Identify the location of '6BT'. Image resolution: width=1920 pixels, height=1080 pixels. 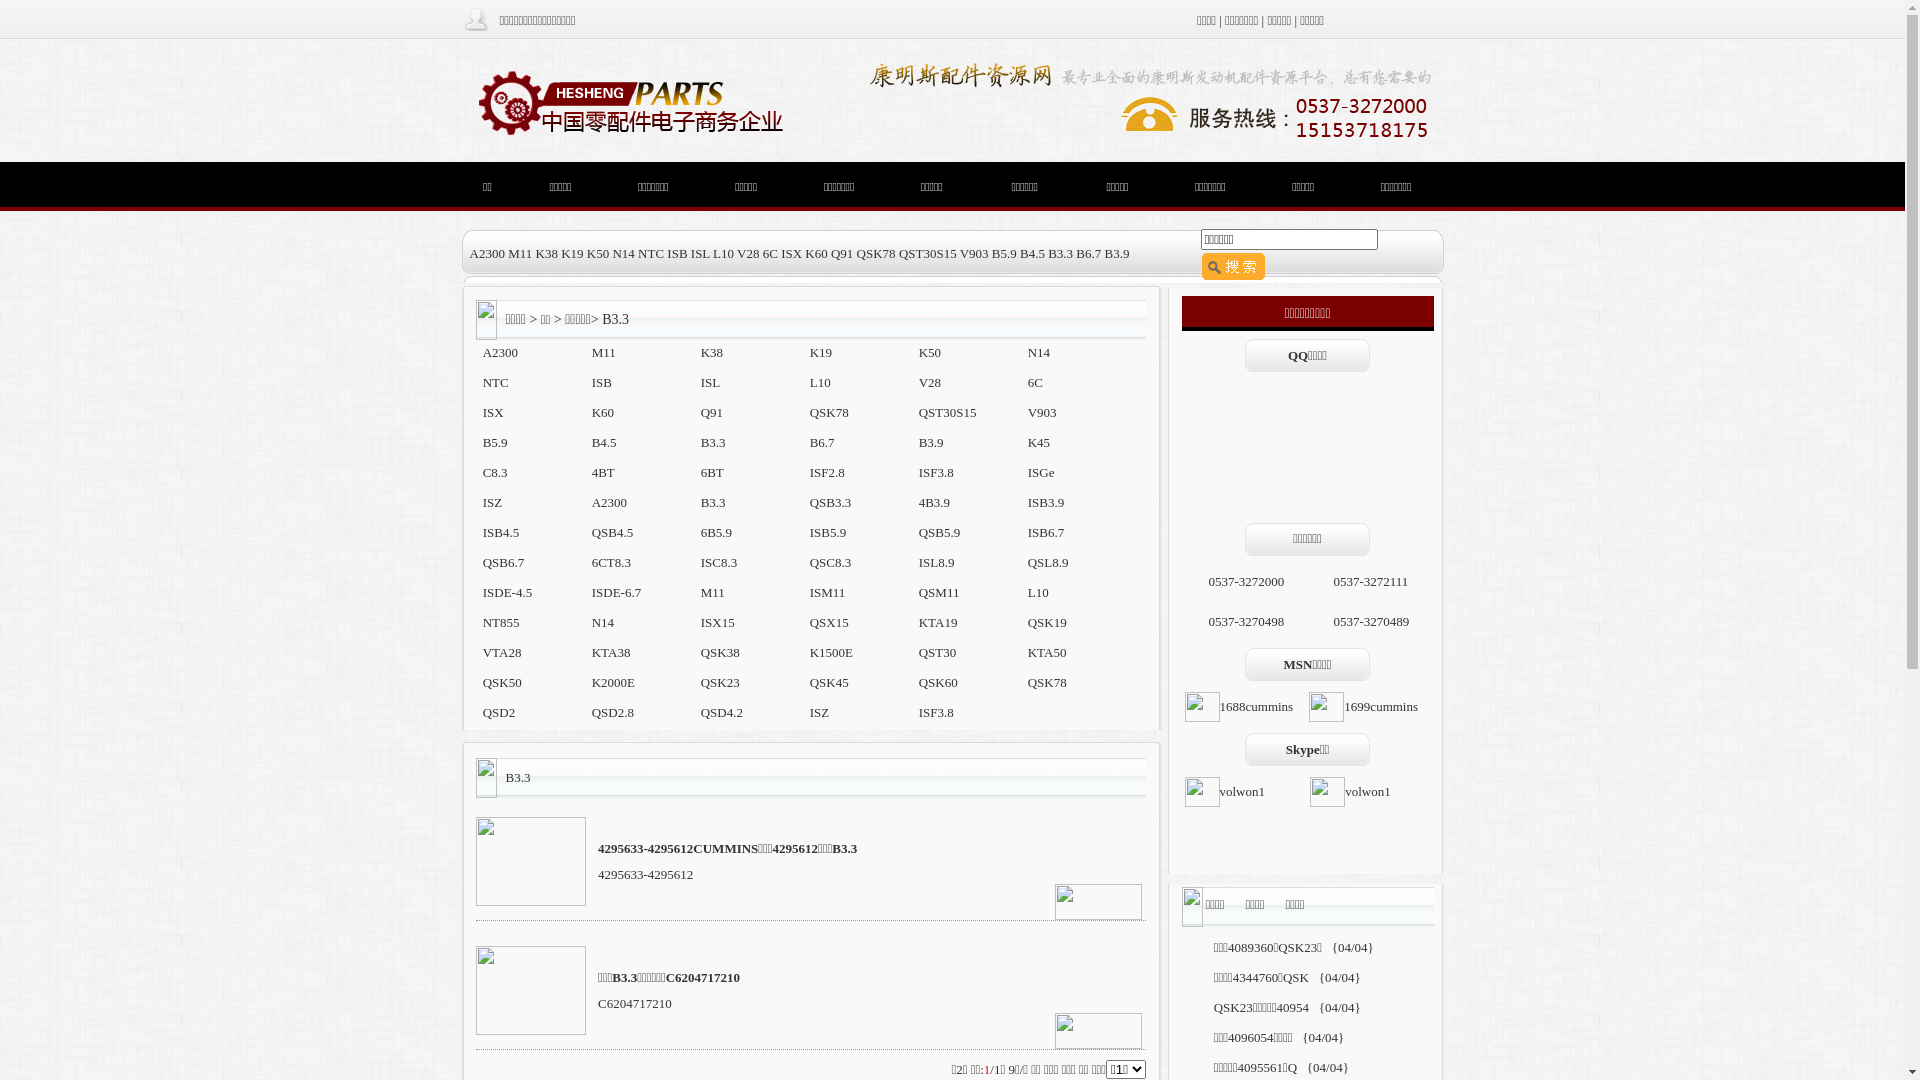
(712, 472).